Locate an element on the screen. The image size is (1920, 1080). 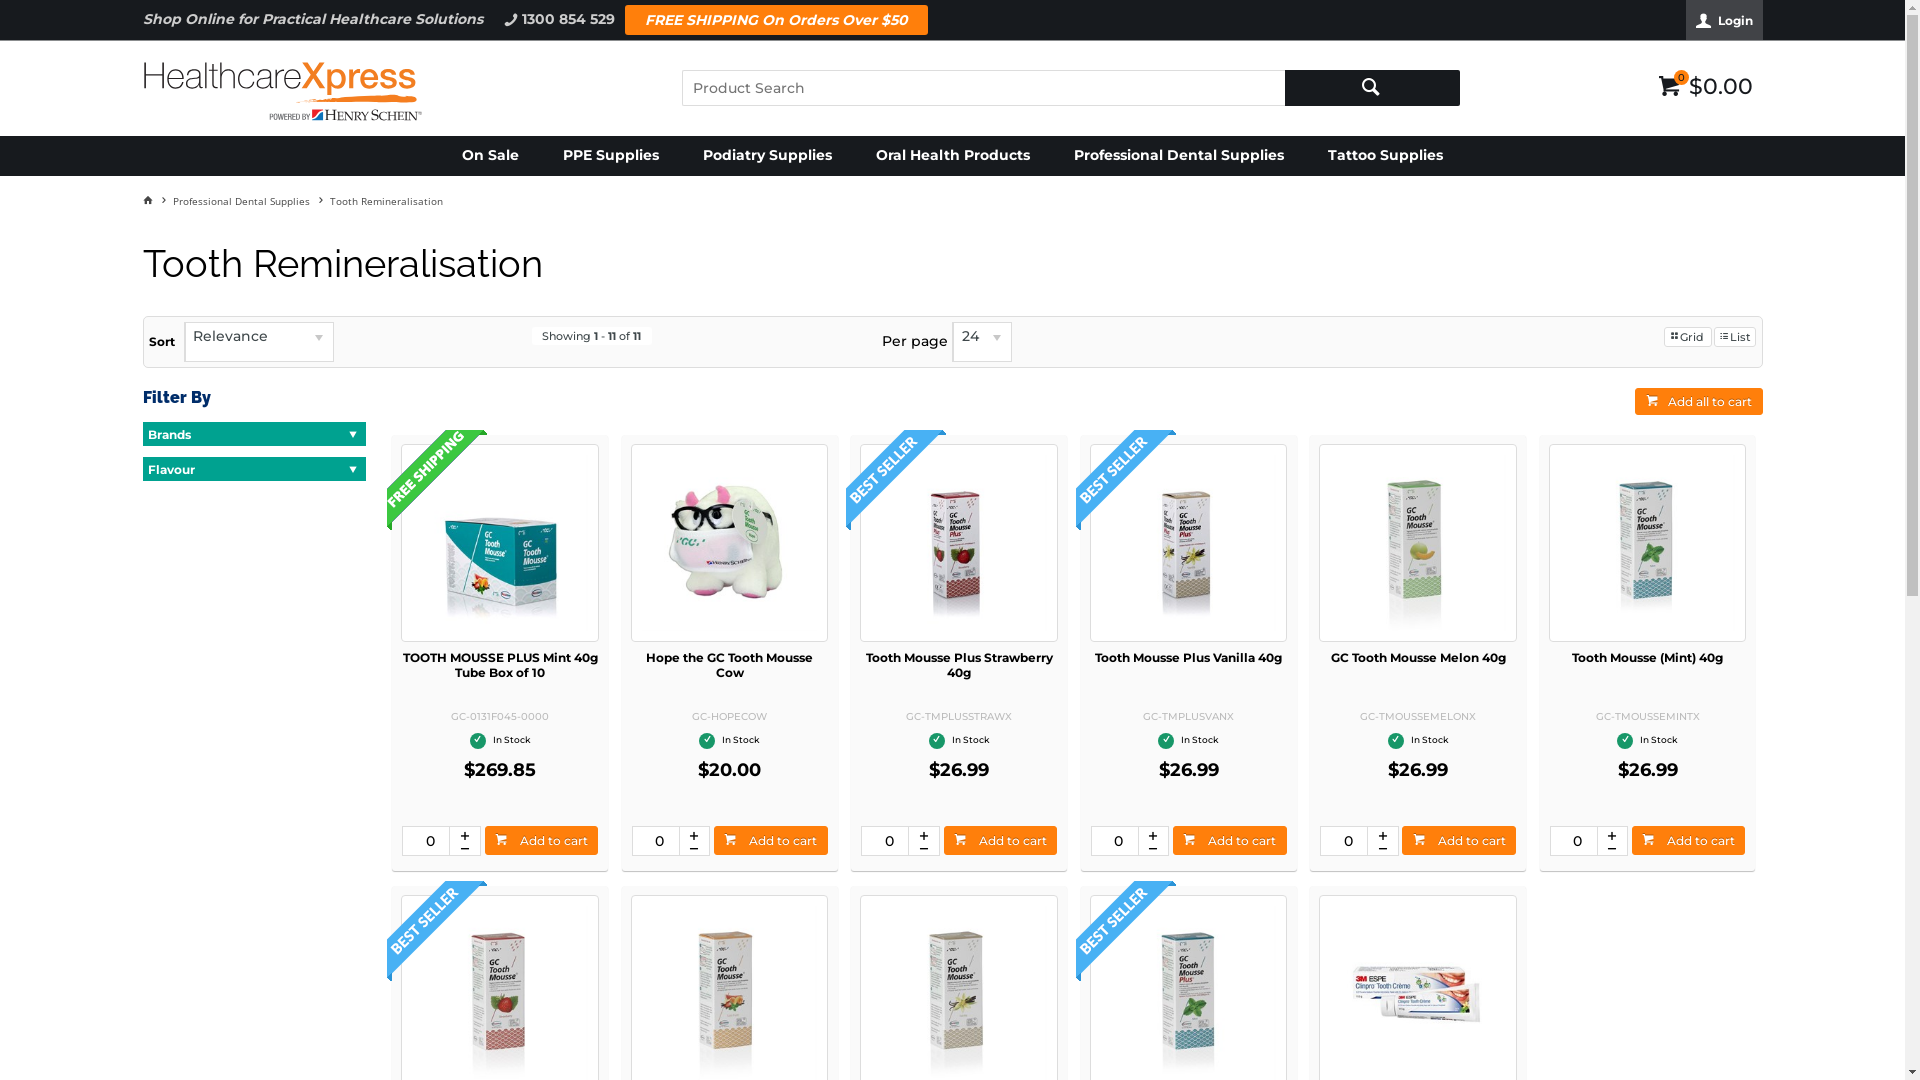
'Podiatry Supplies' is located at coordinates (766, 154).